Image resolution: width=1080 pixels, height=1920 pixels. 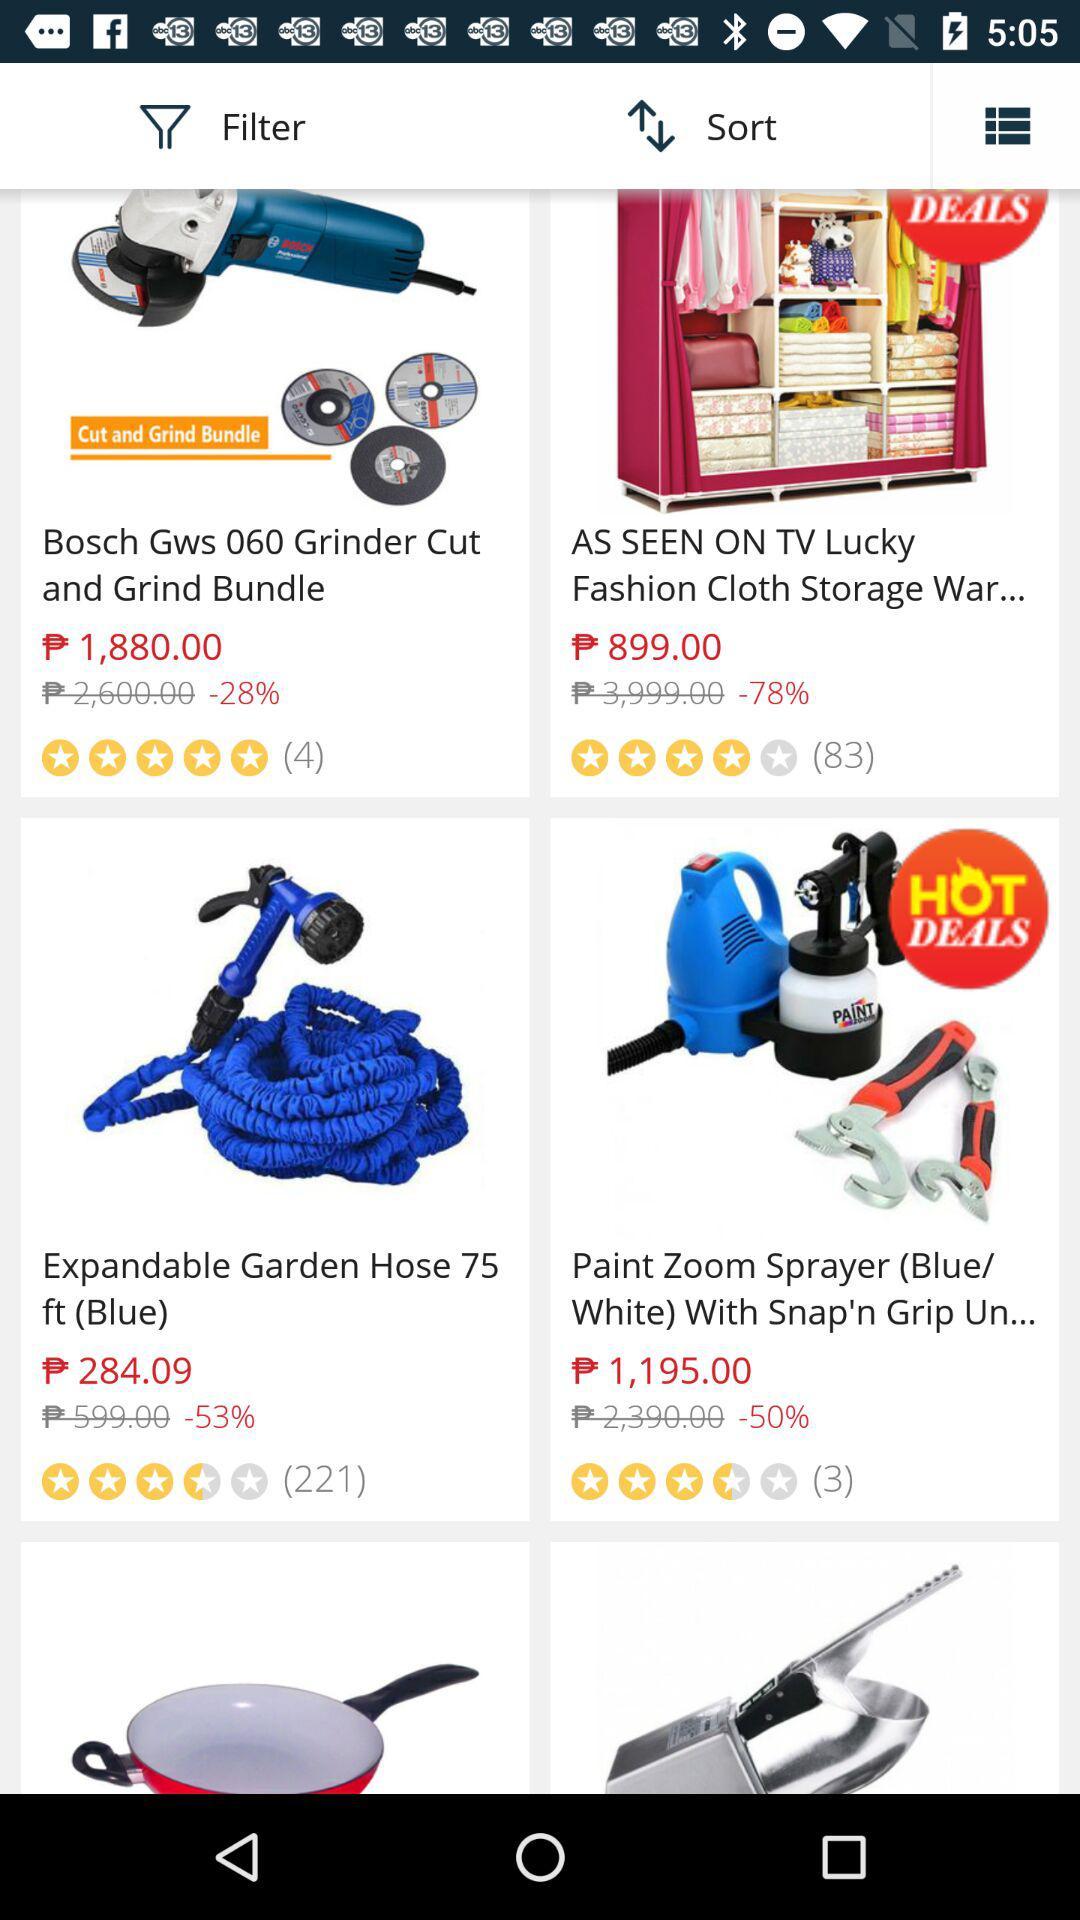 What do you see at coordinates (1006, 124) in the screenshot?
I see `the list icon` at bounding box center [1006, 124].